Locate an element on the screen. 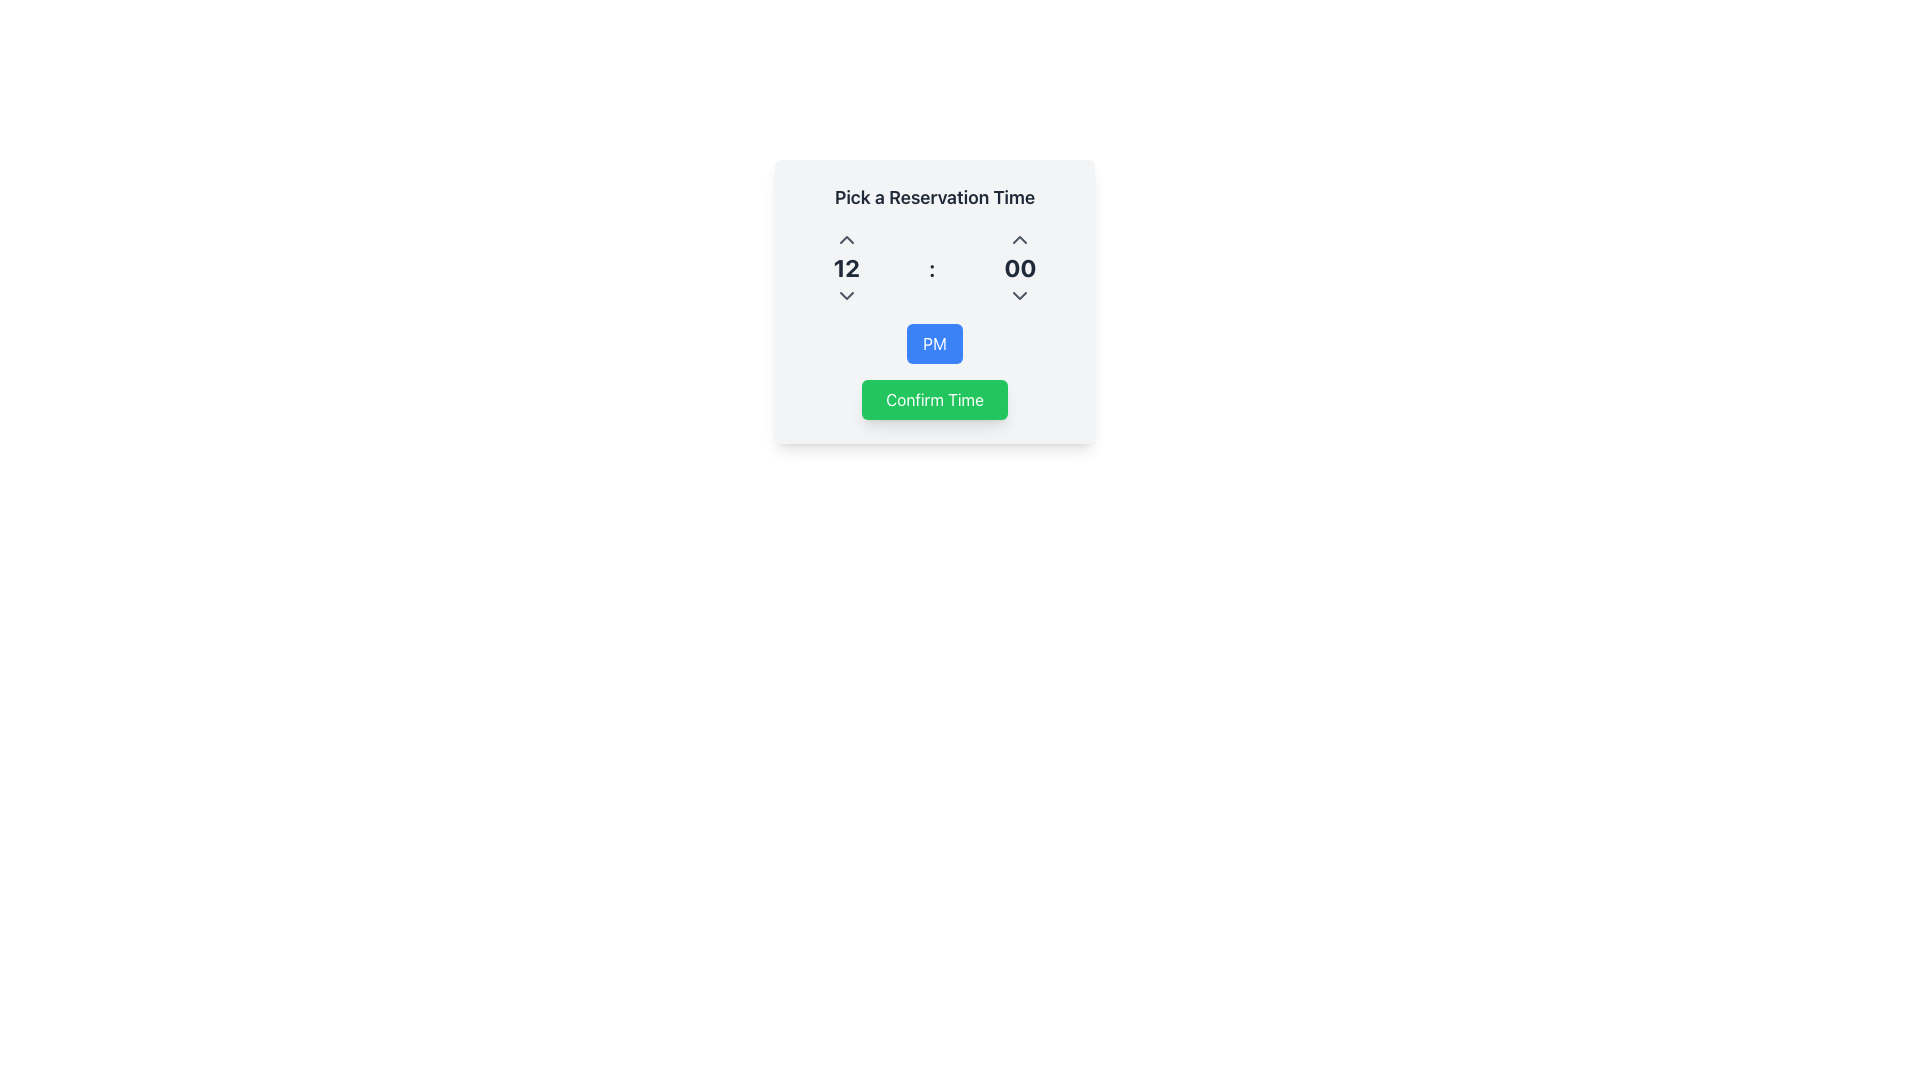 The height and width of the screenshot is (1080, 1920). the dropdown toggle button located directly below the number '12' is located at coordinates (846, 296).